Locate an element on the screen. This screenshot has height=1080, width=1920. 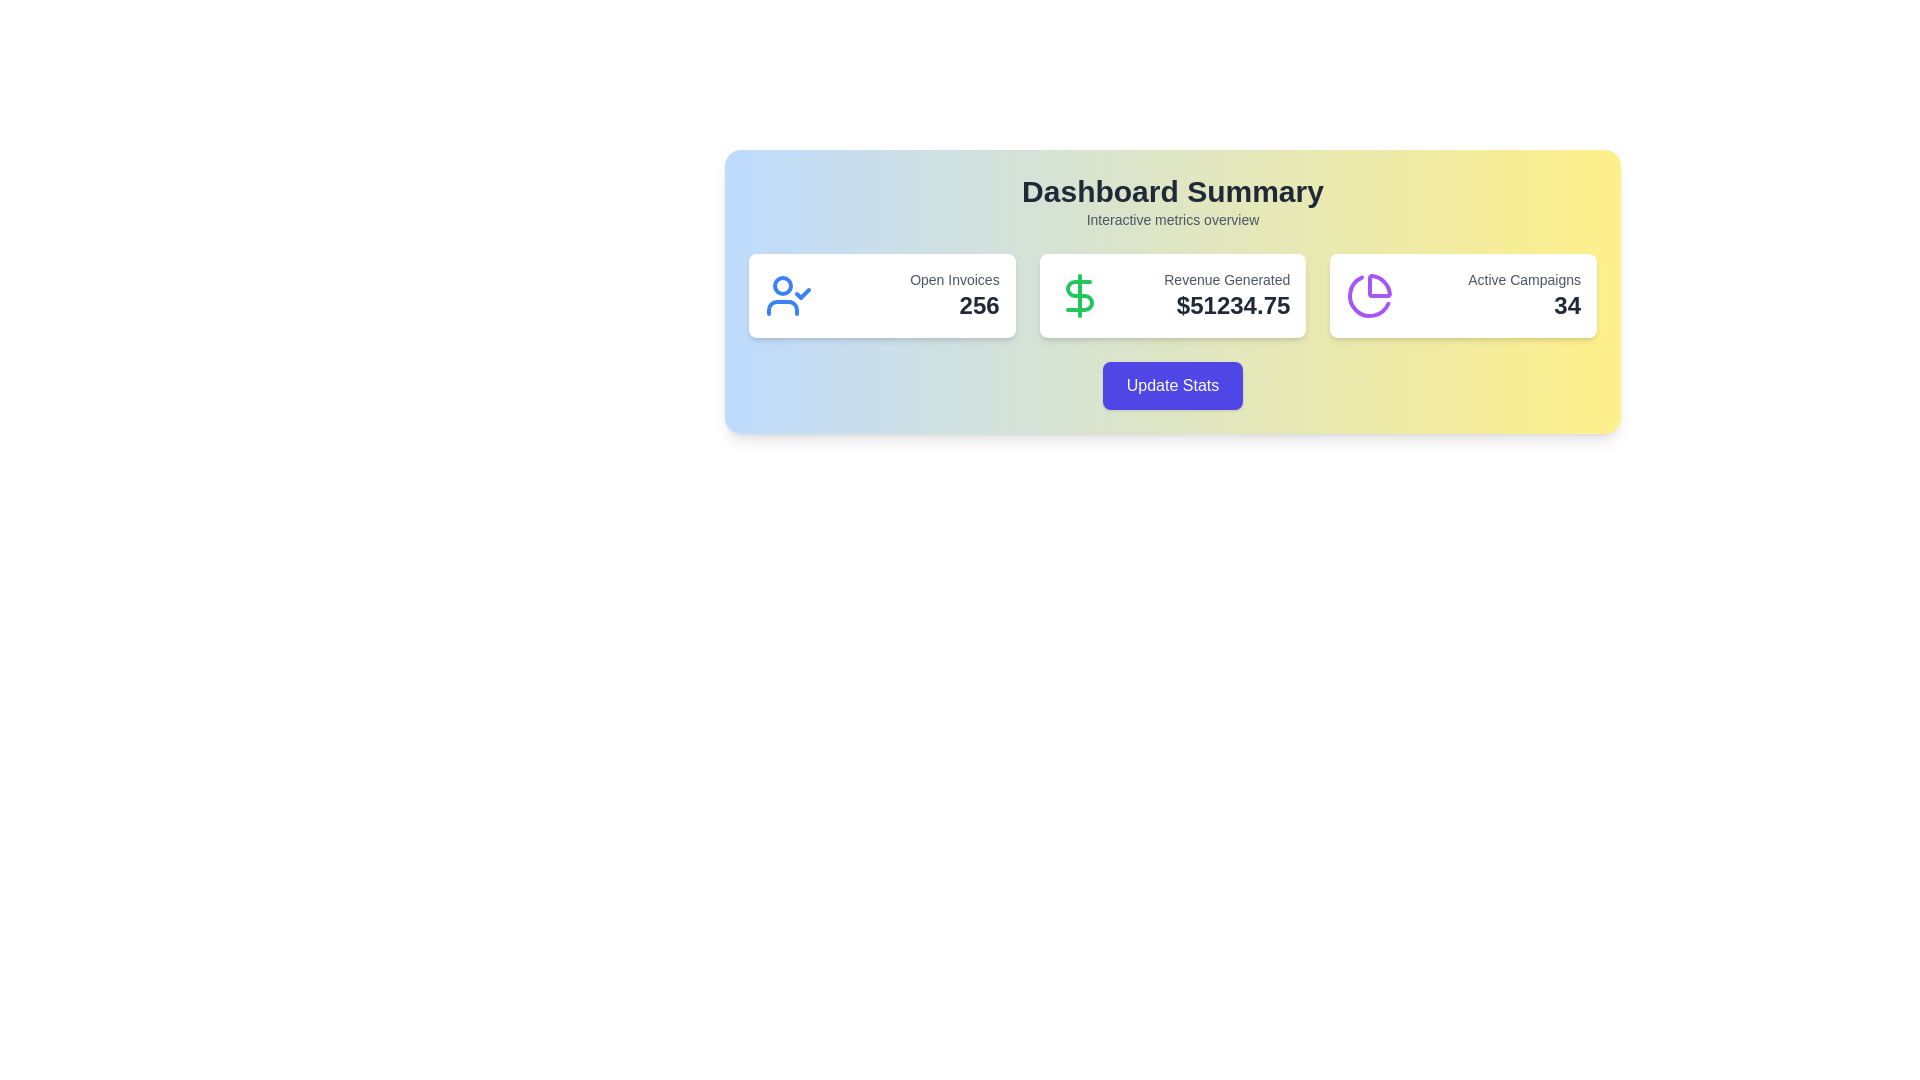
displayed revenue amount from the 'Revenue Generated' panel in the 'Dashboard Summary' section, which shows '$51234.75' is located at coordinates (1172, 292).